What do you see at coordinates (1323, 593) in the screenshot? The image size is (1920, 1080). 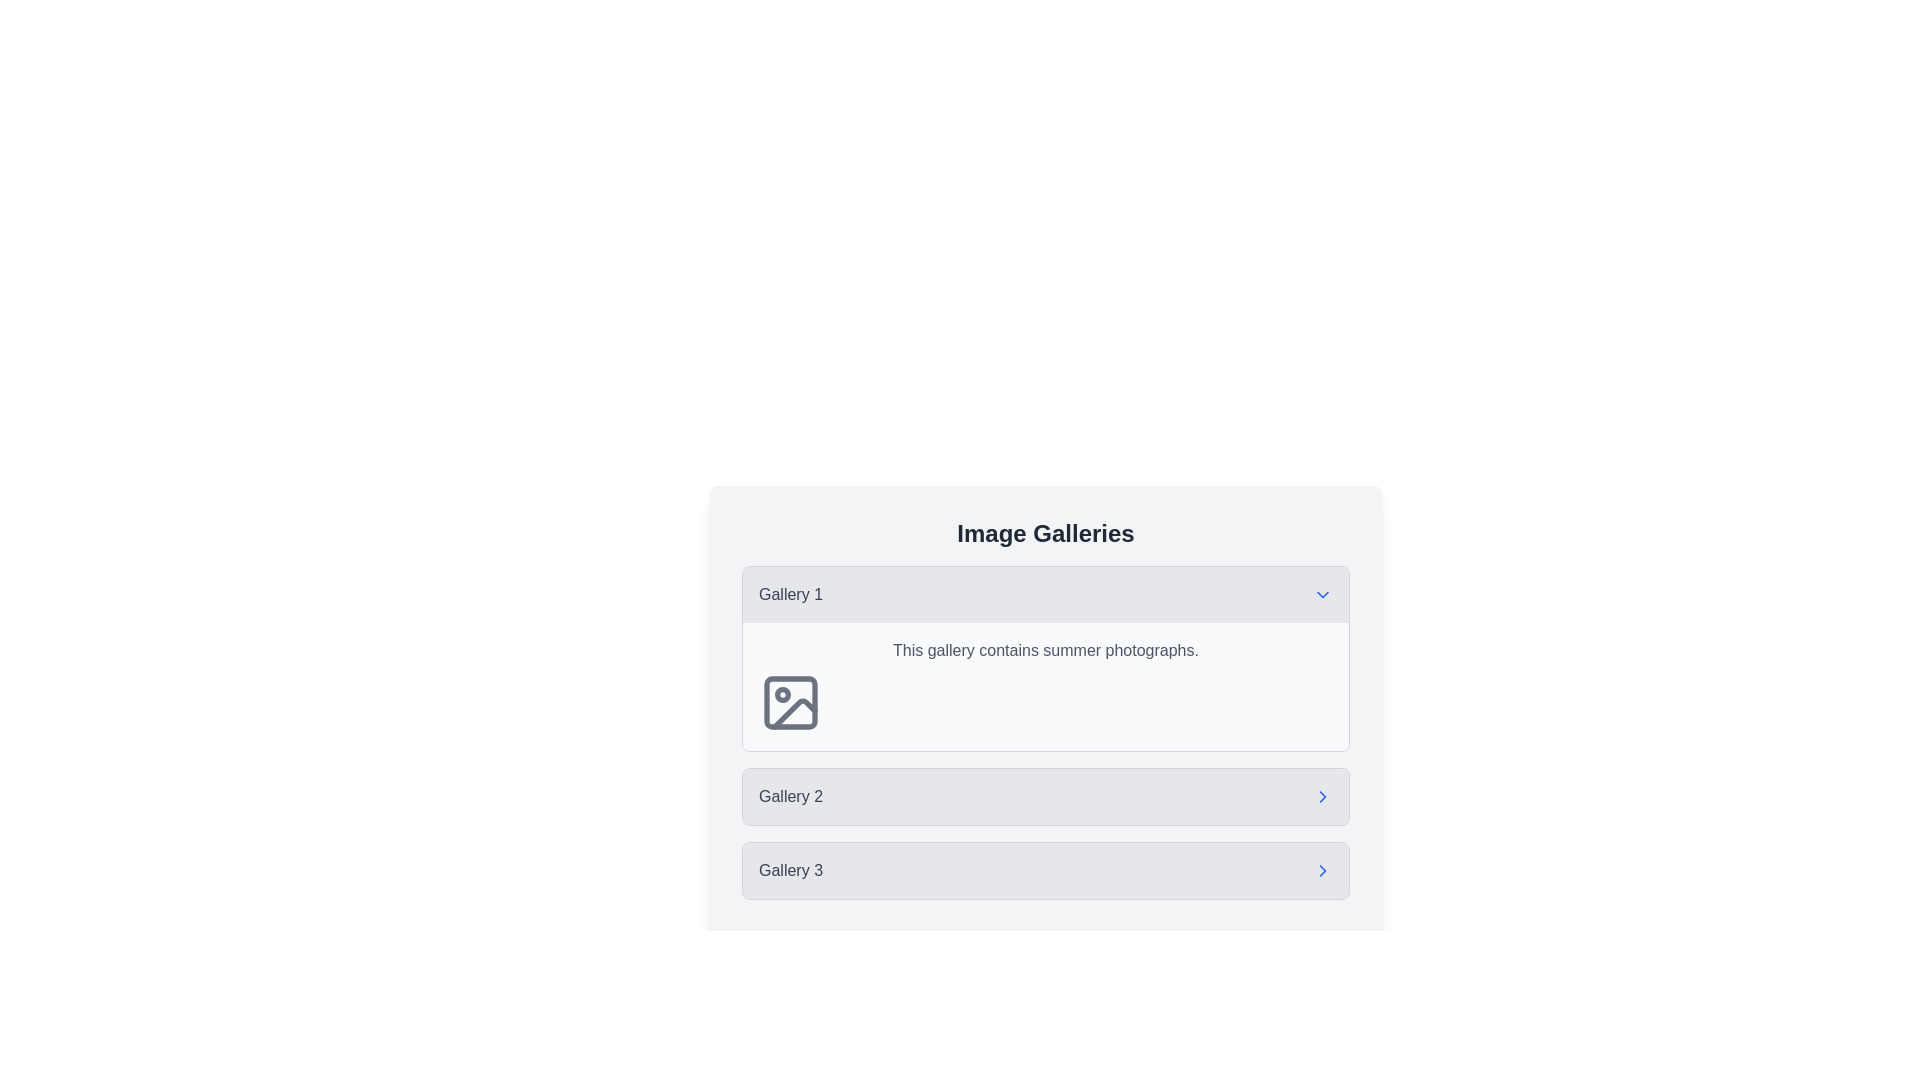 I see `the downward chevron SVG icon located at the far right of the 'Gallery 1' section` at bounding box center [1323, 593].